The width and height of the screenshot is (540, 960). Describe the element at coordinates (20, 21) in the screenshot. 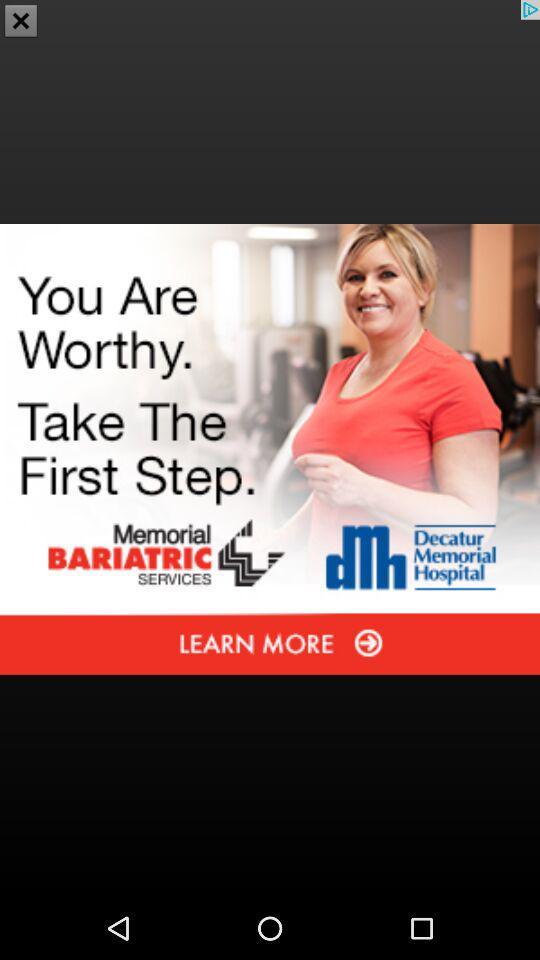

I see `the close icon` at that location.